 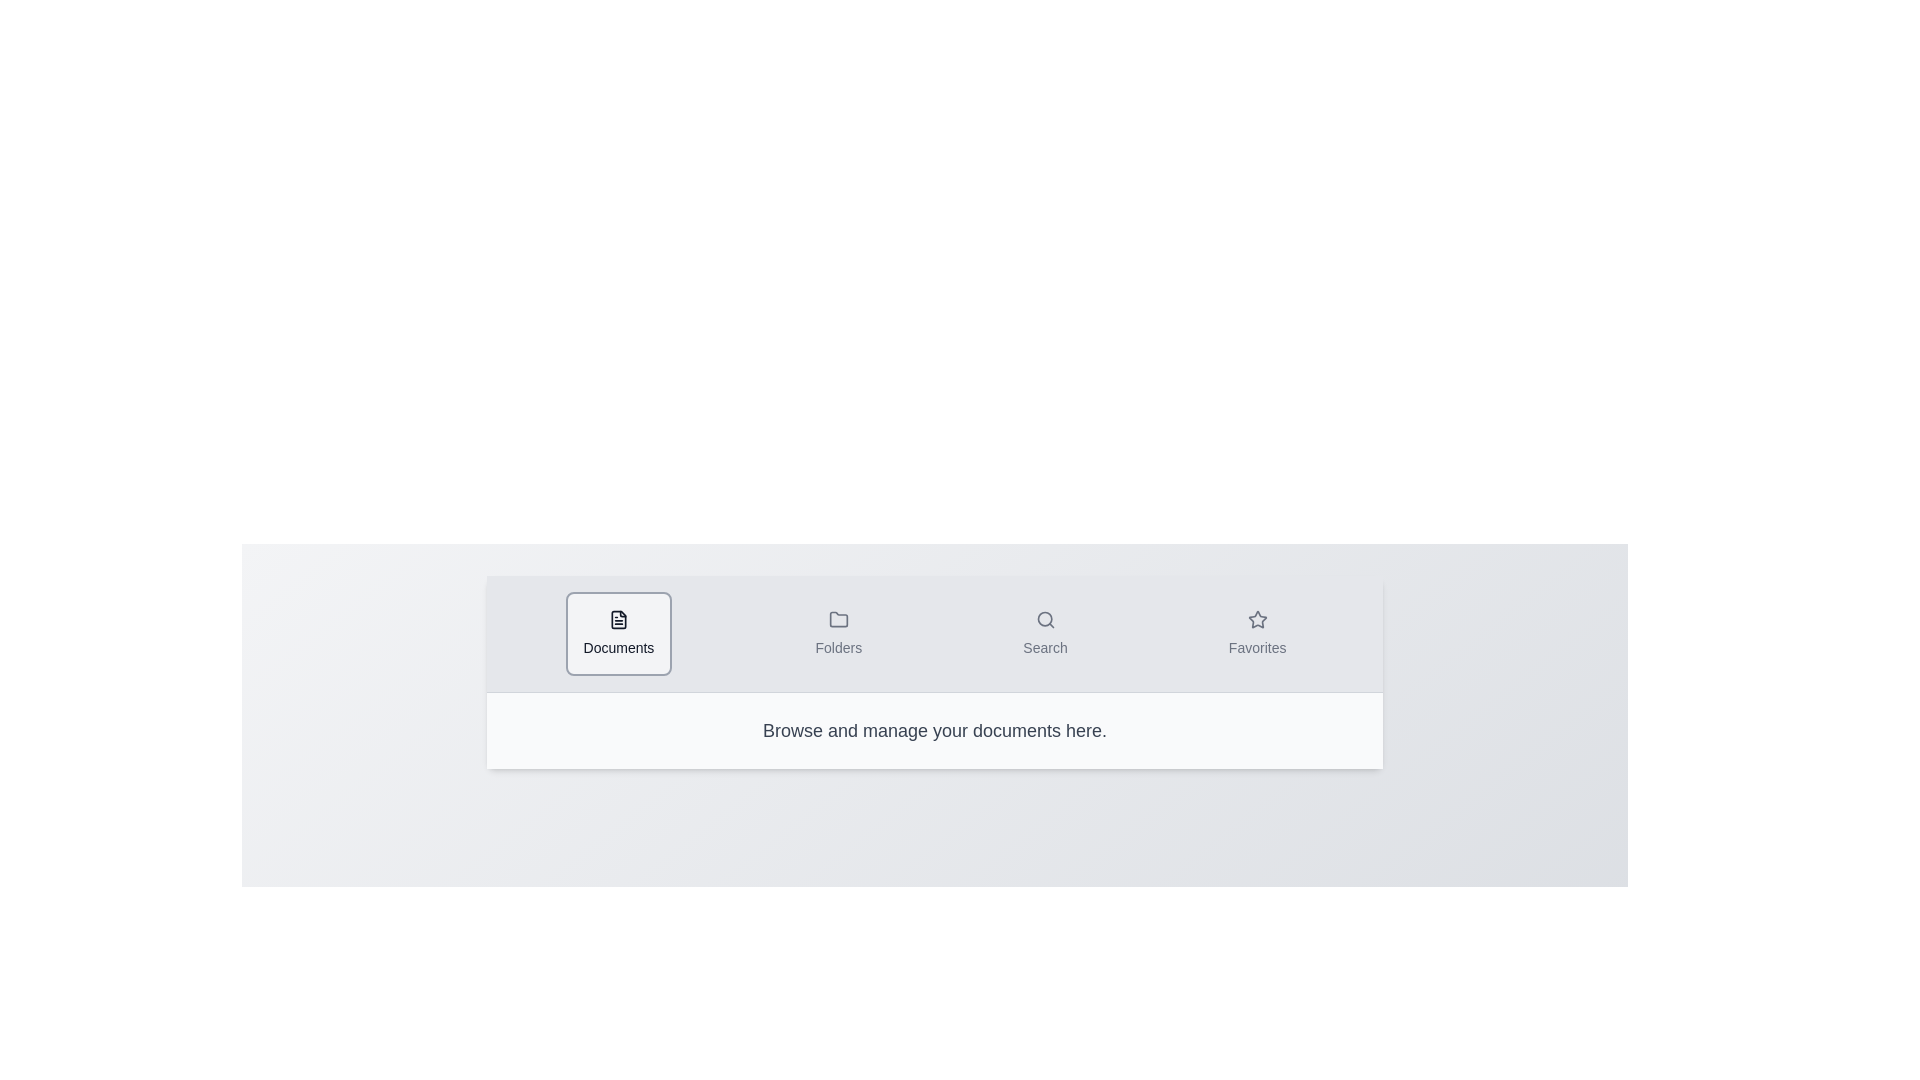 What do you see at coordinates (838, 633) in the screenshot?
I see `the tab labeled Folders` at bounding box center [838, 633].